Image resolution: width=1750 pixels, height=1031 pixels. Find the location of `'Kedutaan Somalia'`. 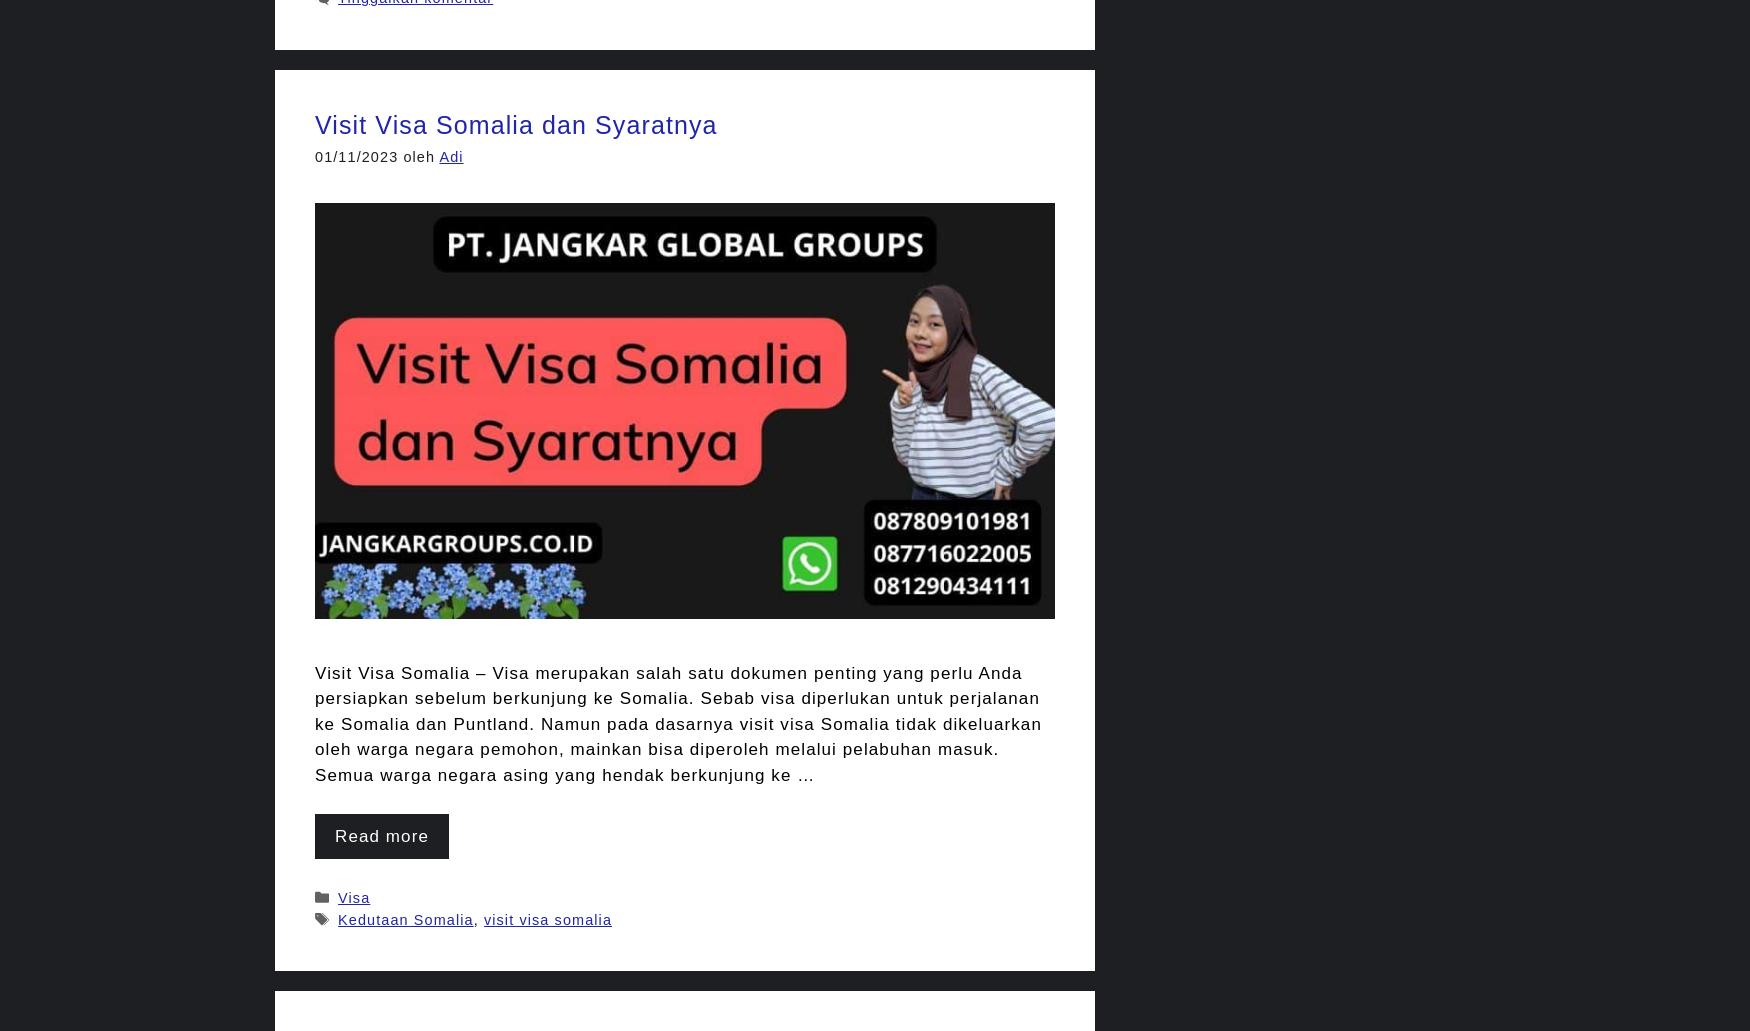

'Kedutaan Somalia' is located at coordinates (404, 919).